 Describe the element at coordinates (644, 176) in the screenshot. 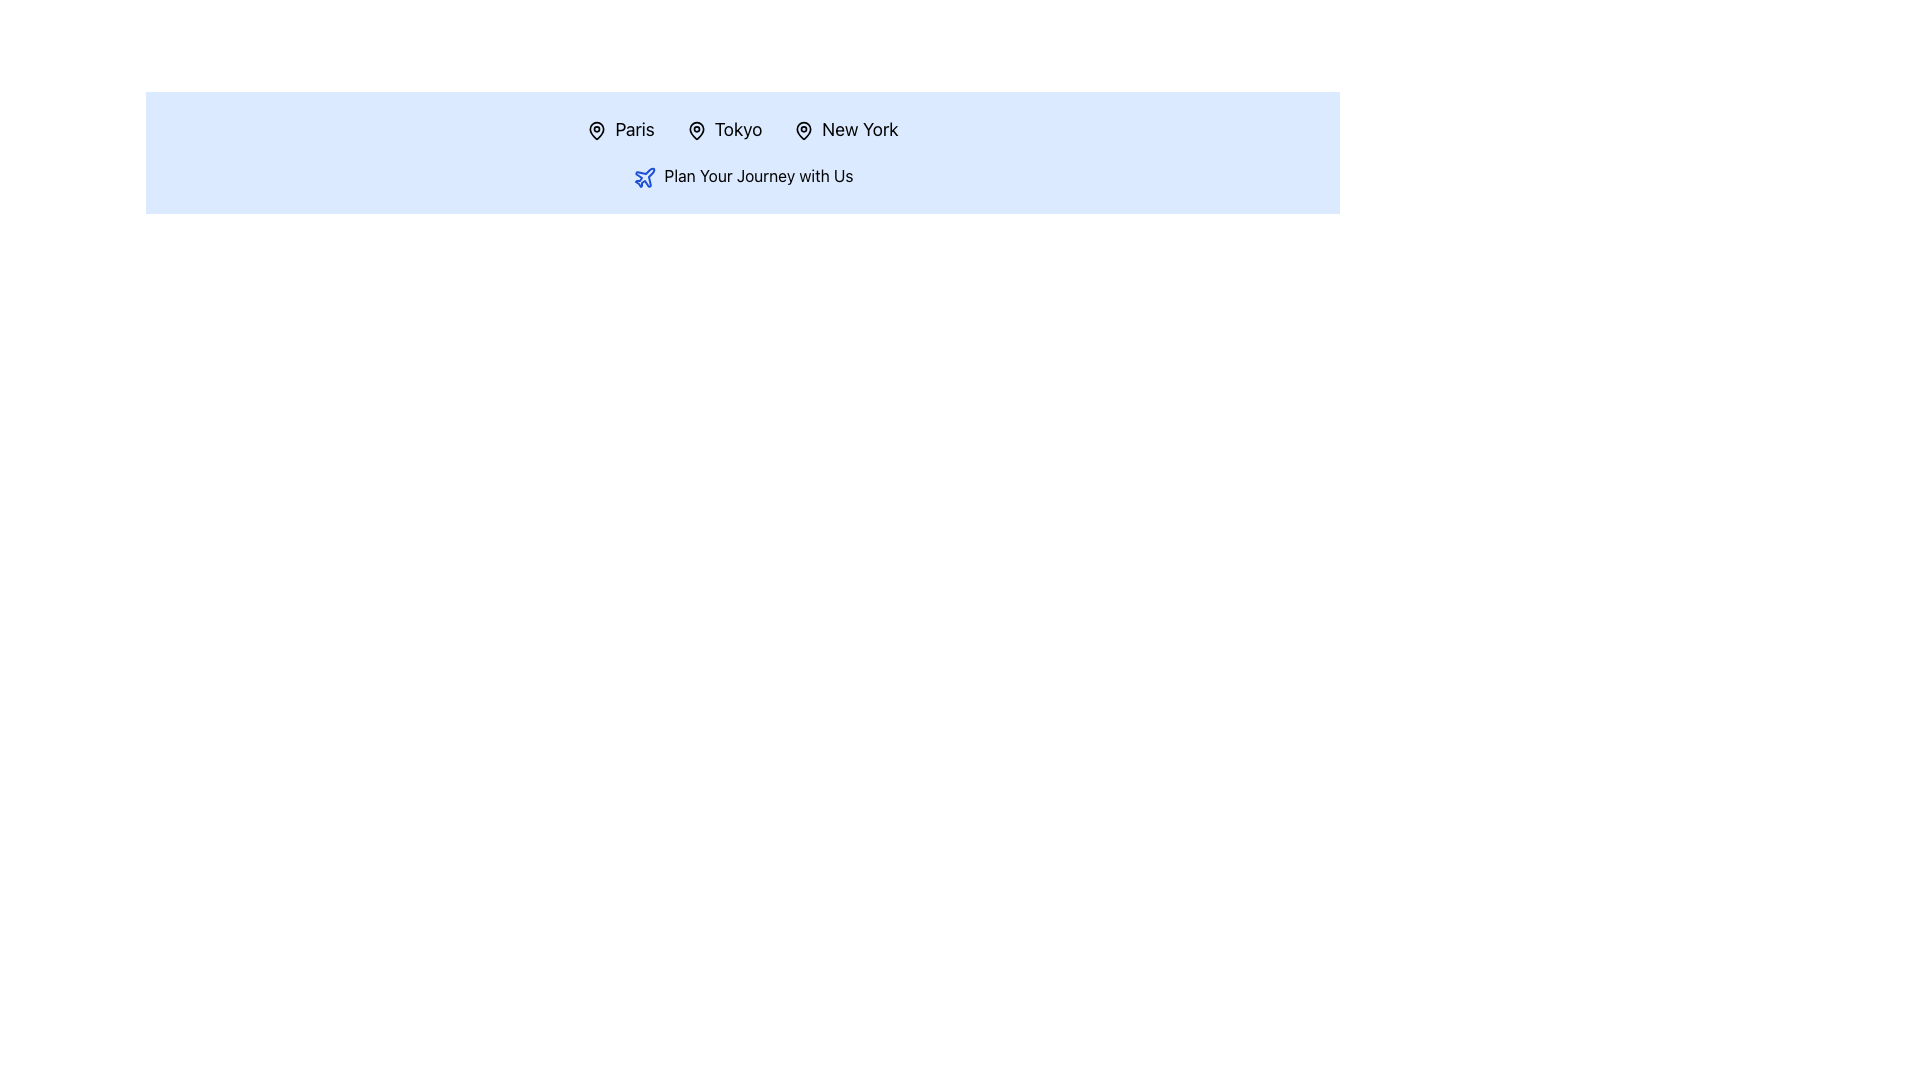

I see `the travel icon located to the left of the text 'Plan Your Journey with Us', which serves as a decorative emblem for planning journeys` at that location.